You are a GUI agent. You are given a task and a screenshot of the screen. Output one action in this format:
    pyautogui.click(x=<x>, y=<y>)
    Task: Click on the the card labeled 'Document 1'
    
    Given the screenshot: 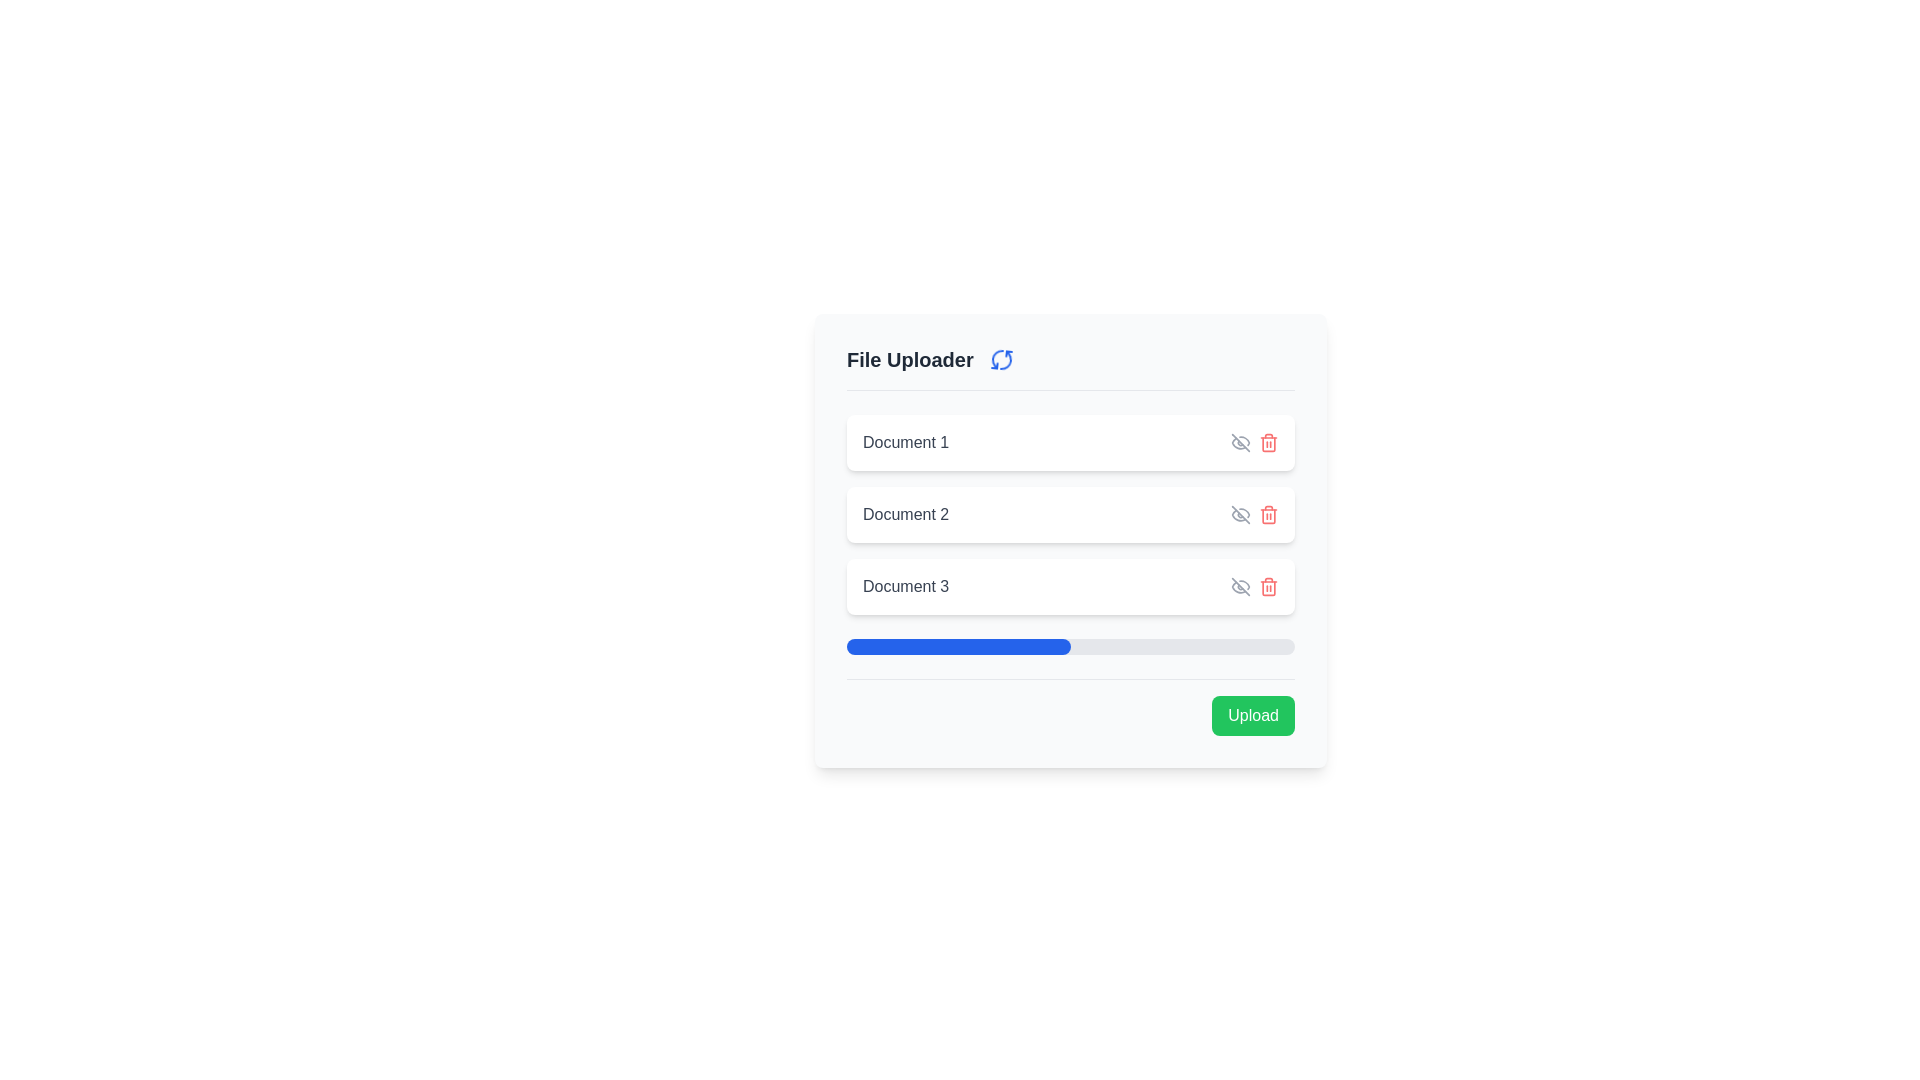 What is the action you would take?
    pyautogui.click(x=1069, y=442)
    